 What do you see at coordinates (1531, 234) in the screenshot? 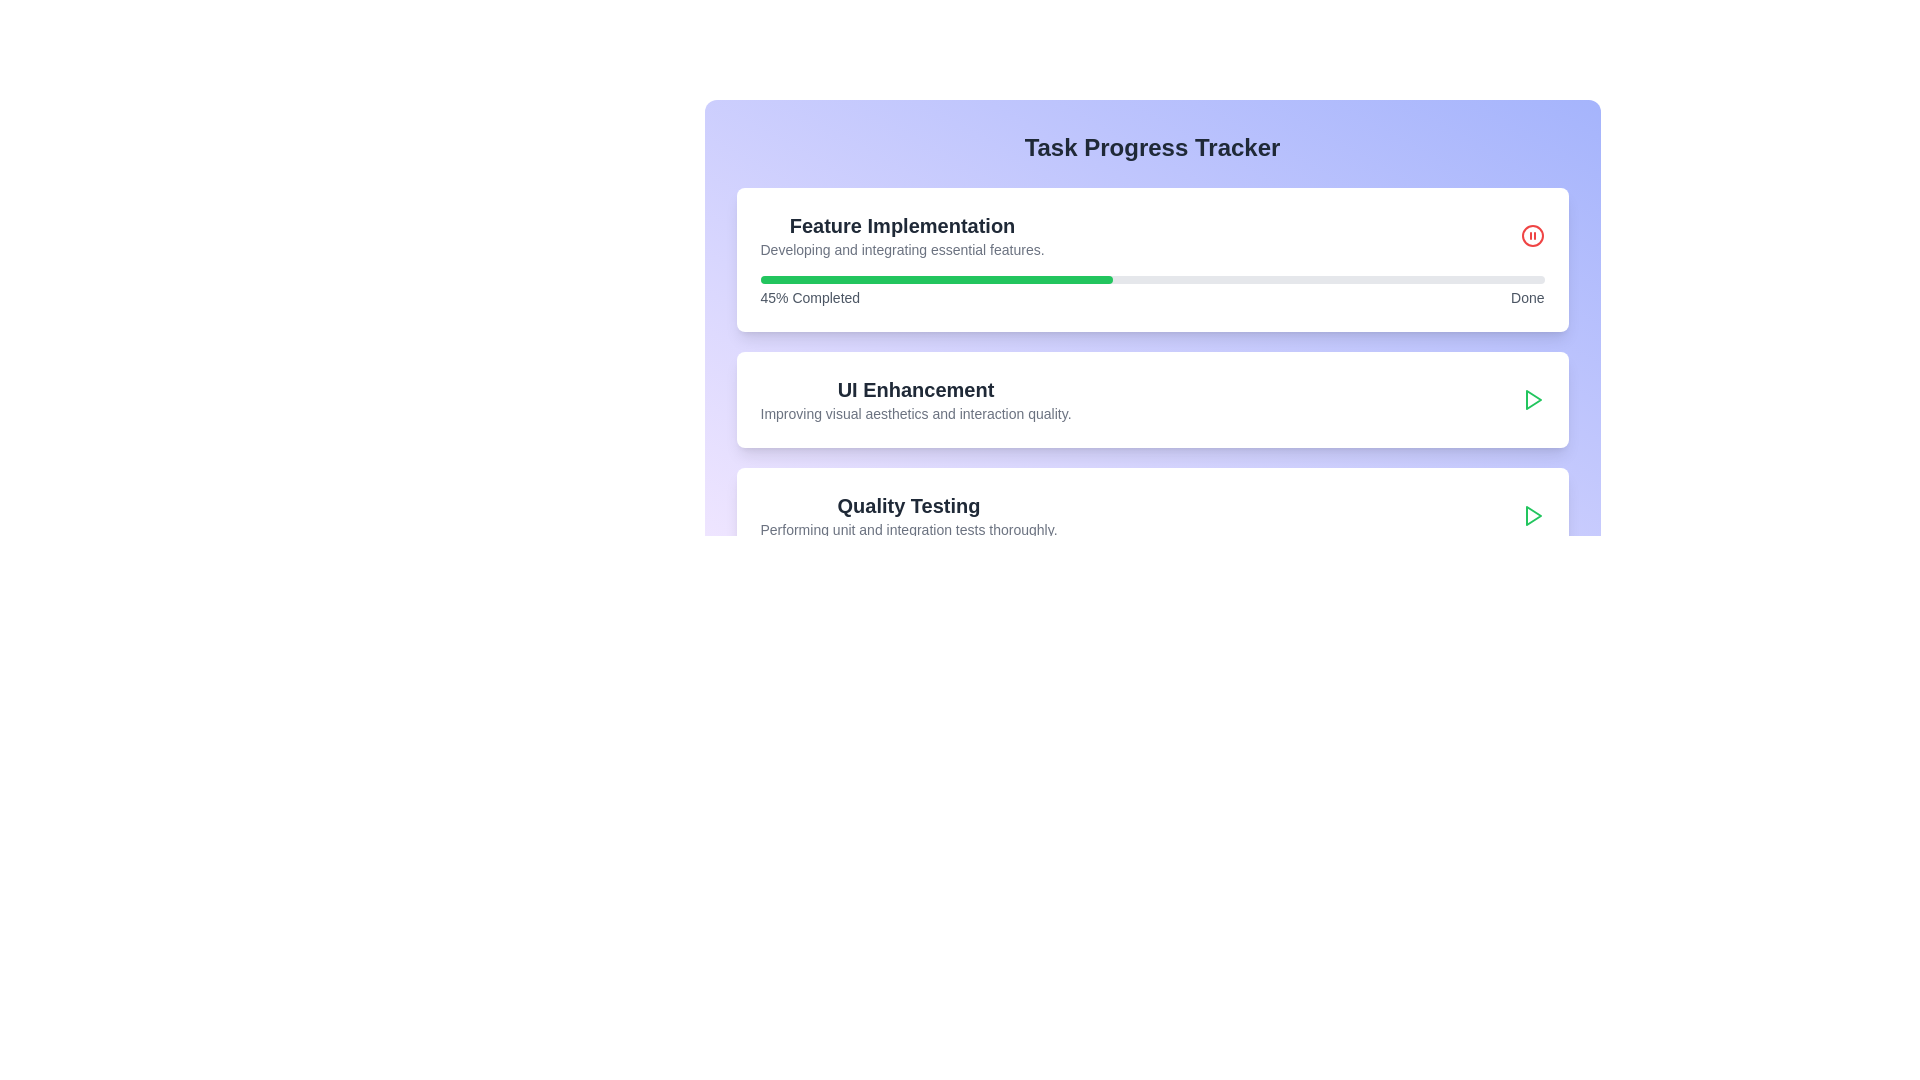
I see `the central circular feature of the pause icon, which is located in the top task card to the right of the progress bar` at bounding box center [1531, 234].